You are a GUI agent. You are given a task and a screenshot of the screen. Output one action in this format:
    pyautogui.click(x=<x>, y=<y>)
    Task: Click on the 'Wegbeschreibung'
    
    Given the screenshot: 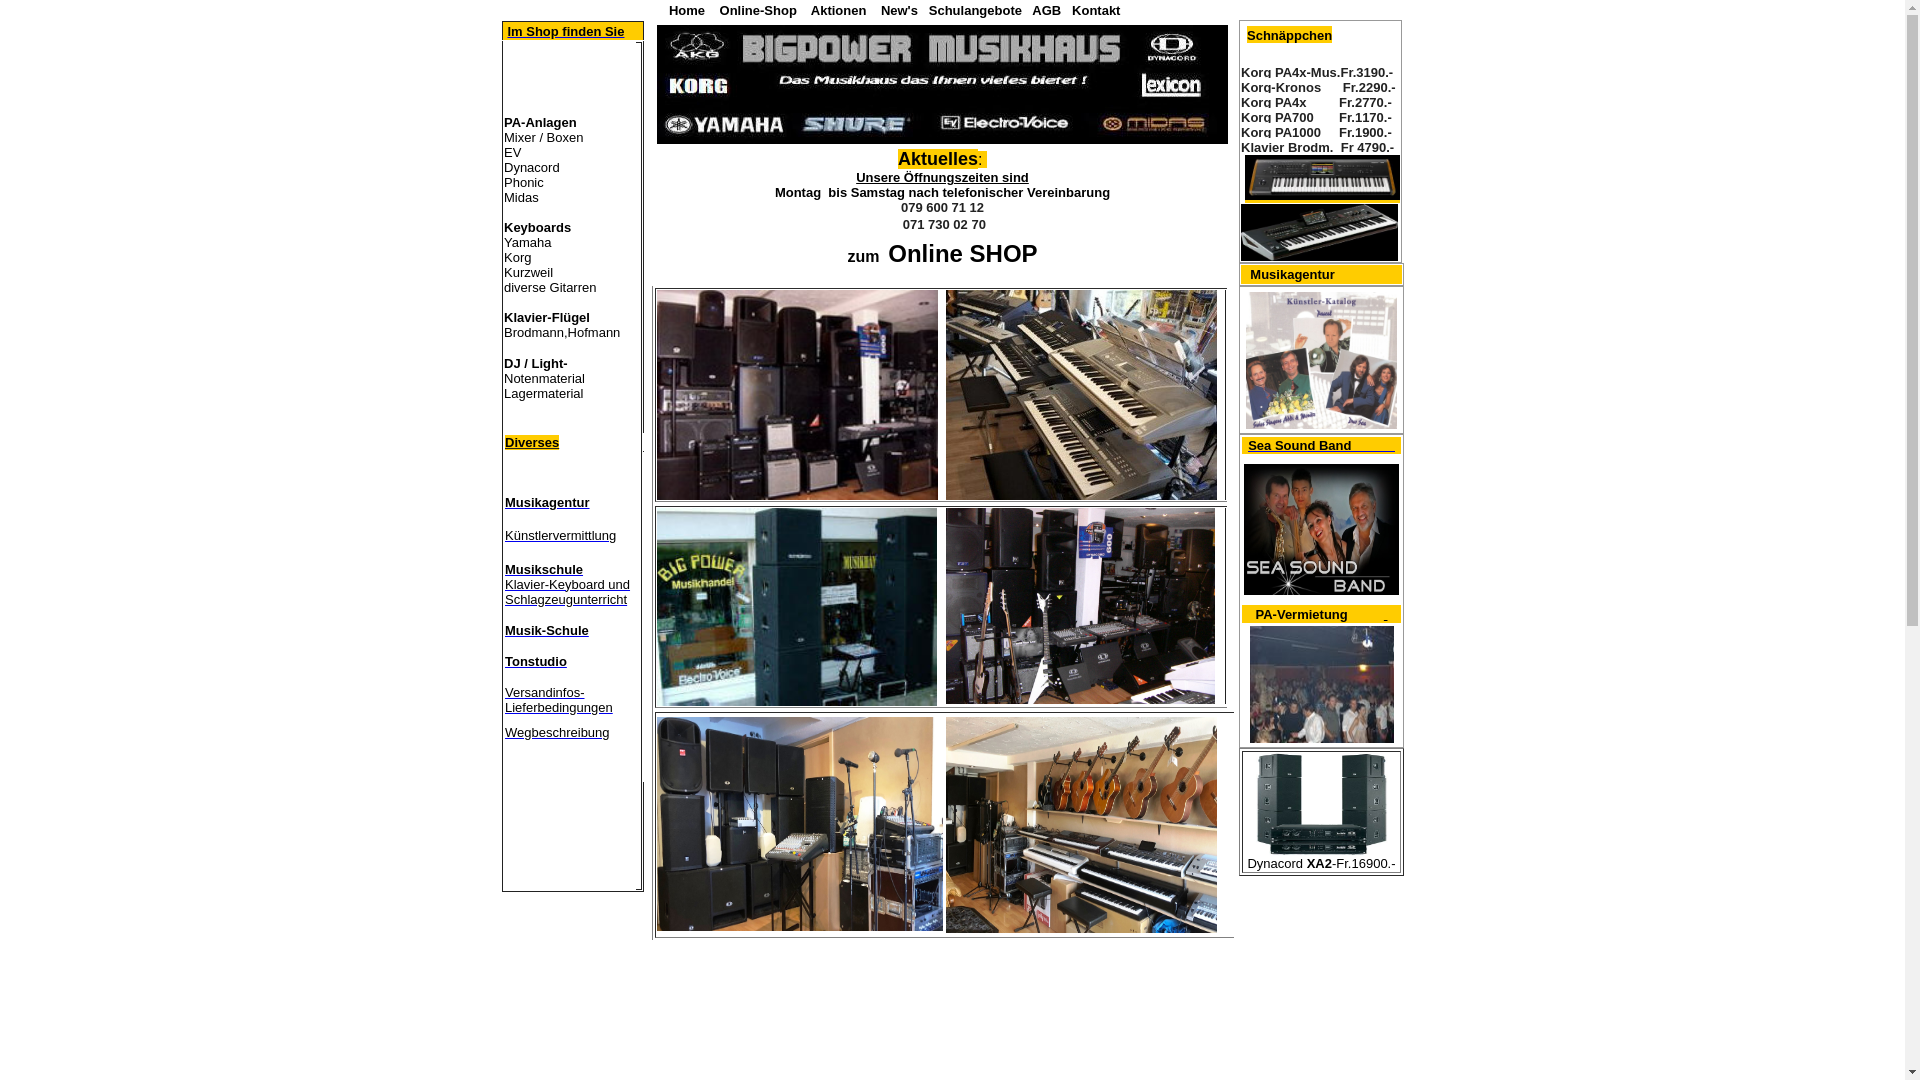 What is the action you would take?
    pyautogui.click(x=557, y=731)
    